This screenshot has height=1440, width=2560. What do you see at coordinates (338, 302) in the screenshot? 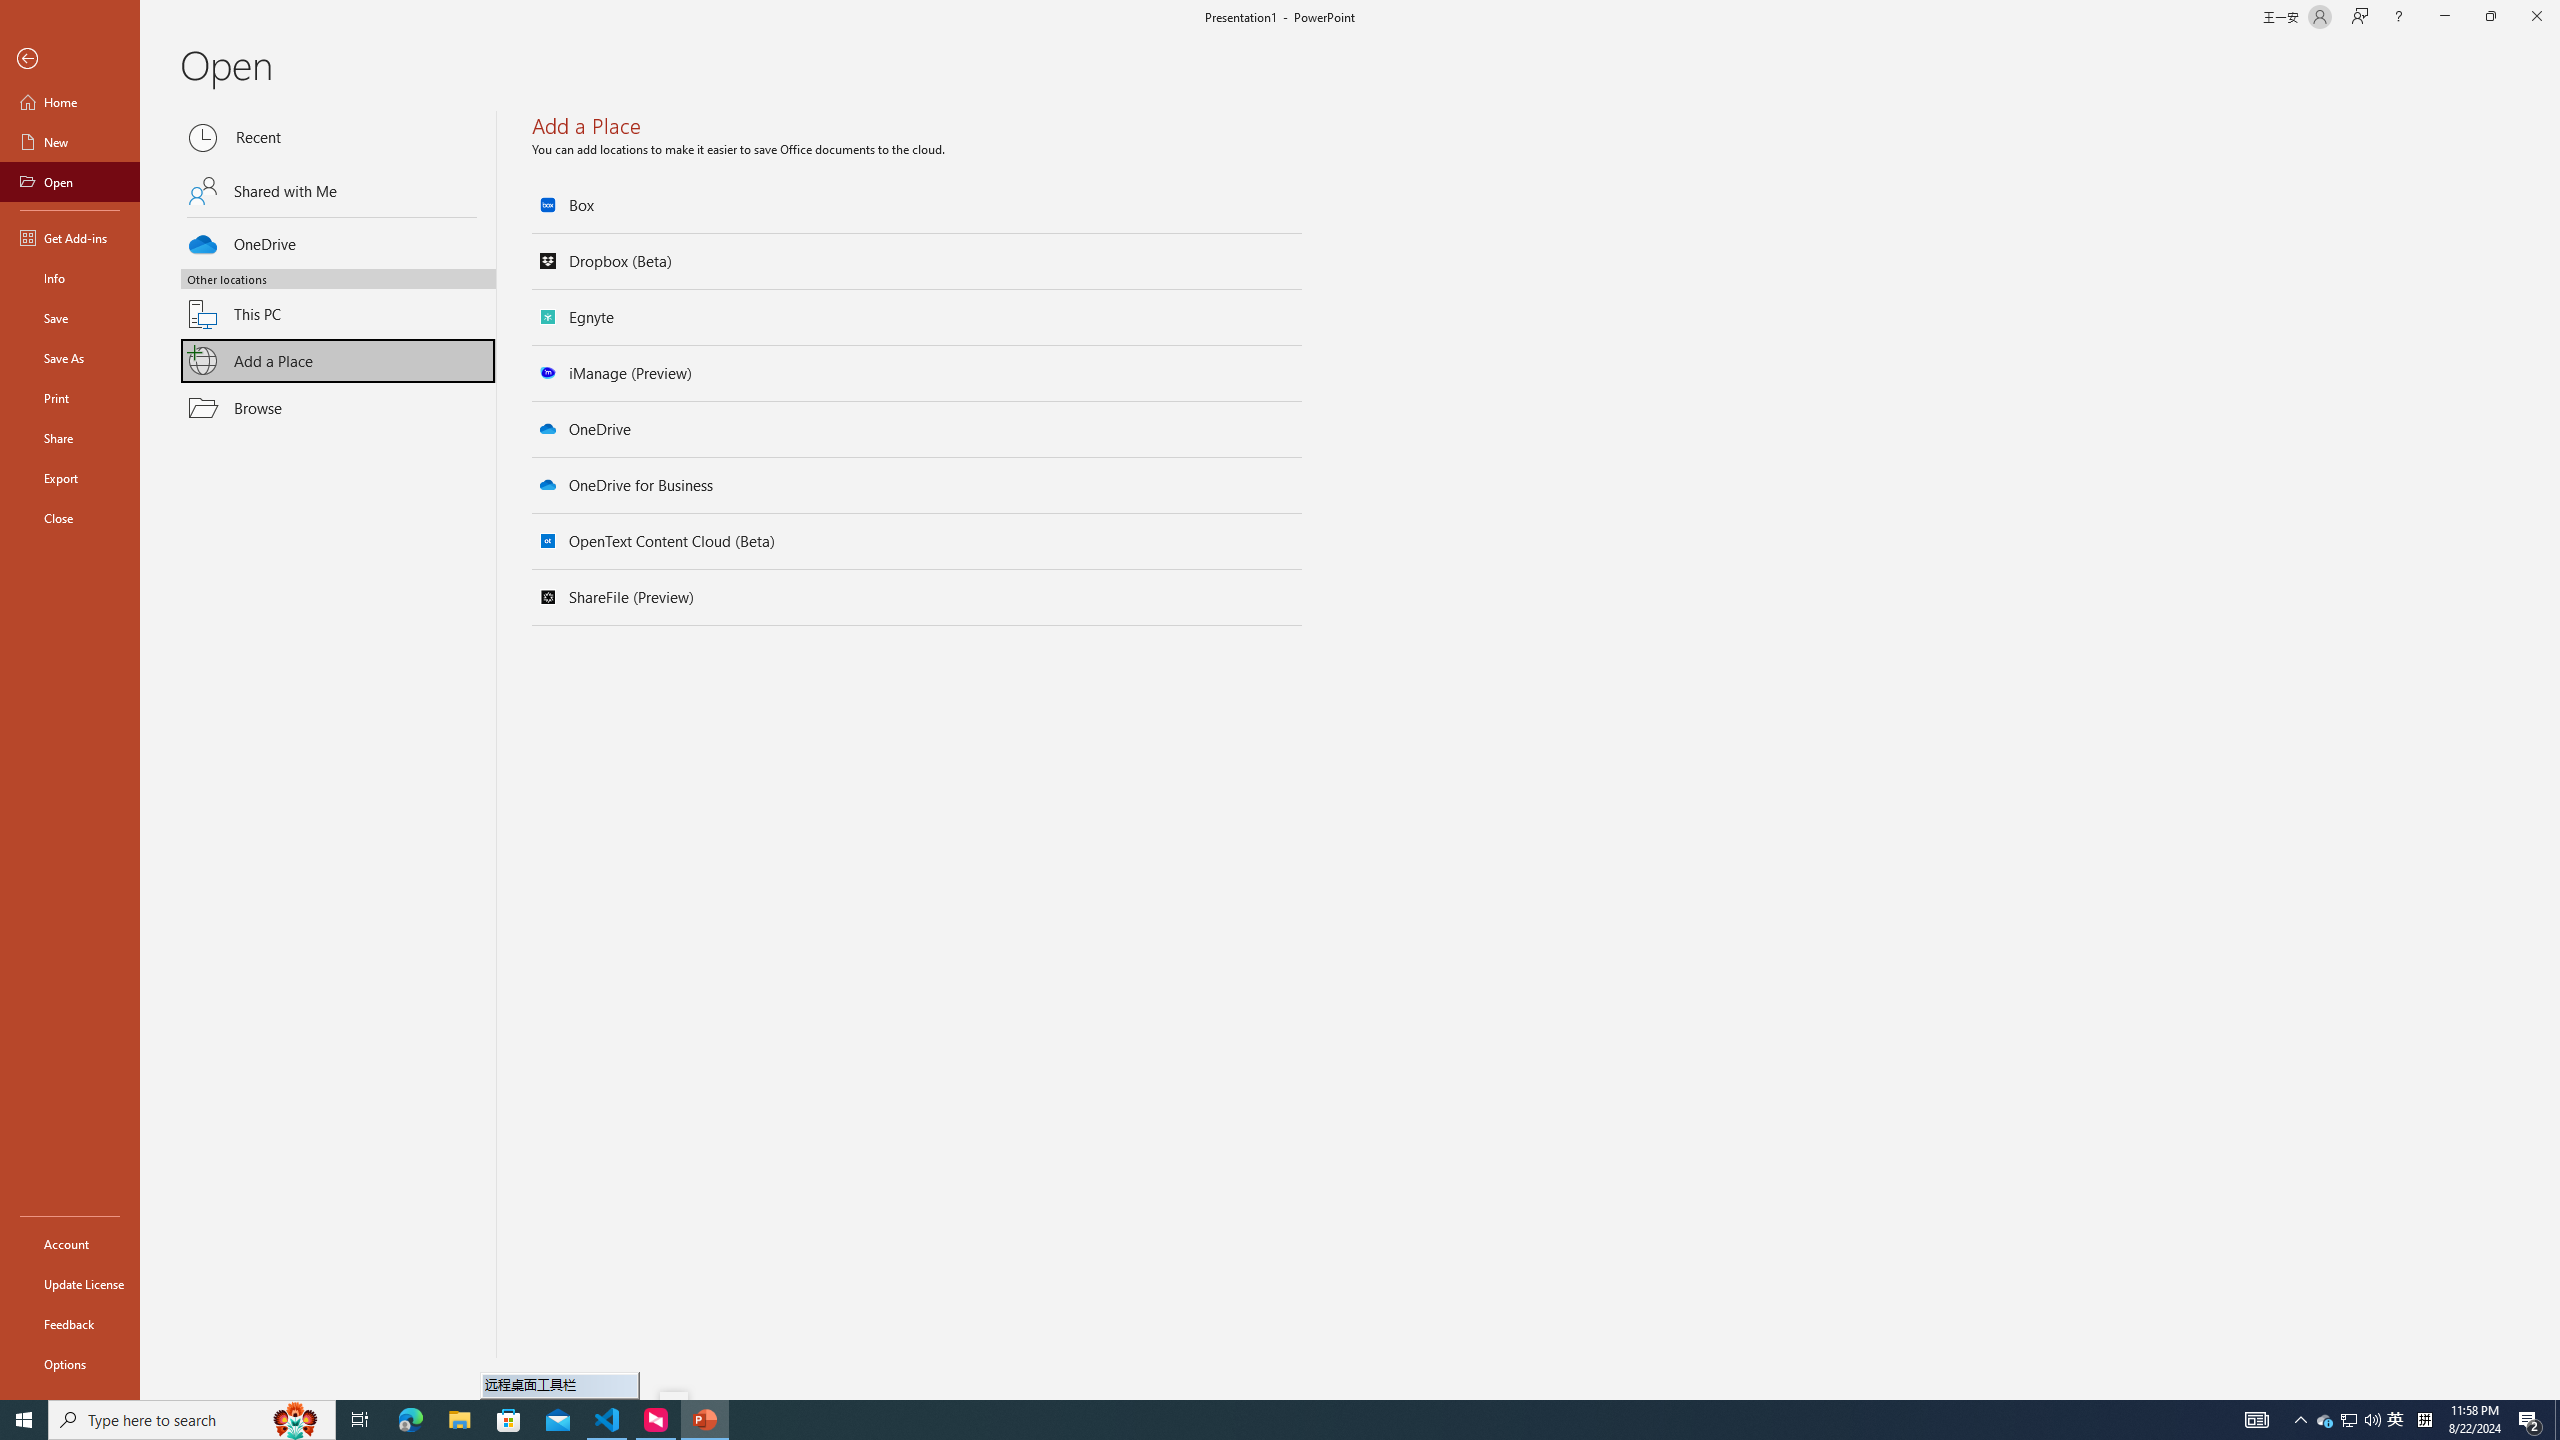
I see `'This PC'` at bounding box center [338, 302].